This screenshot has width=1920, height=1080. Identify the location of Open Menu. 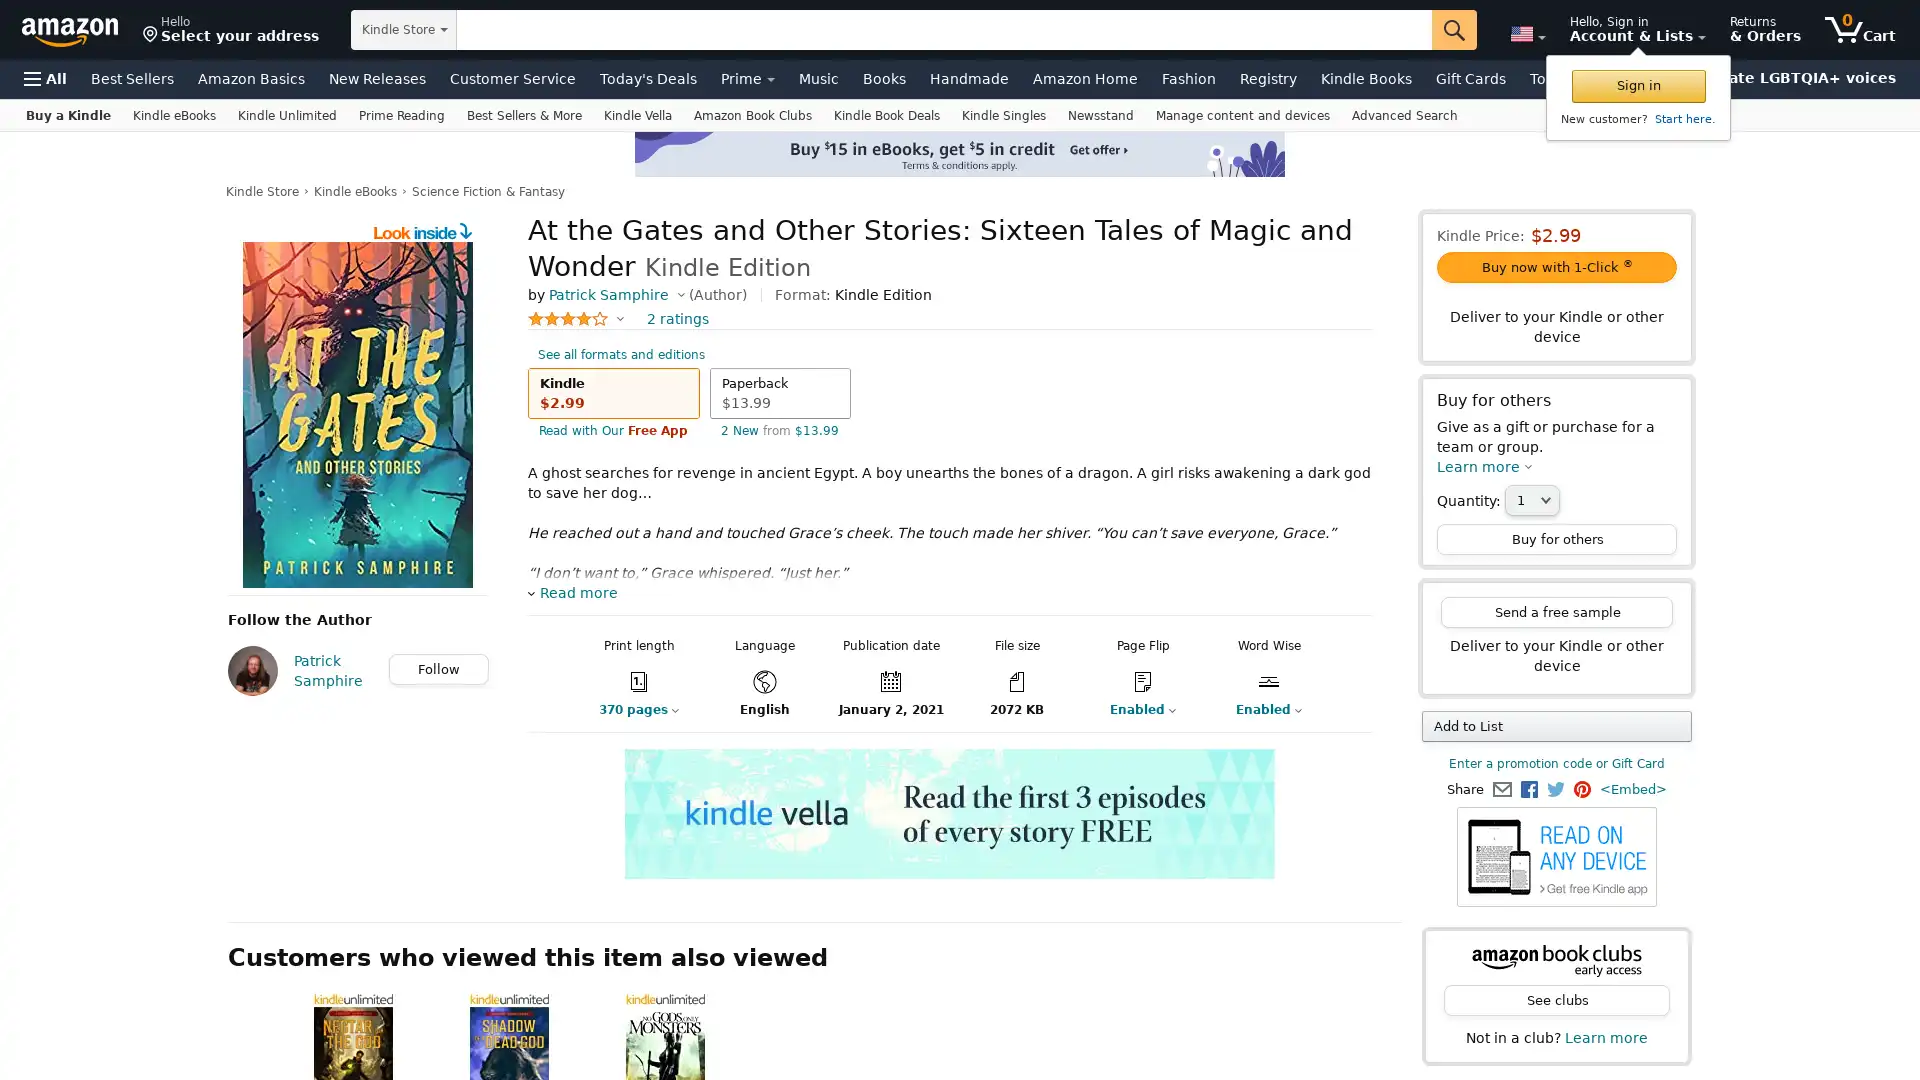
(45, 77).